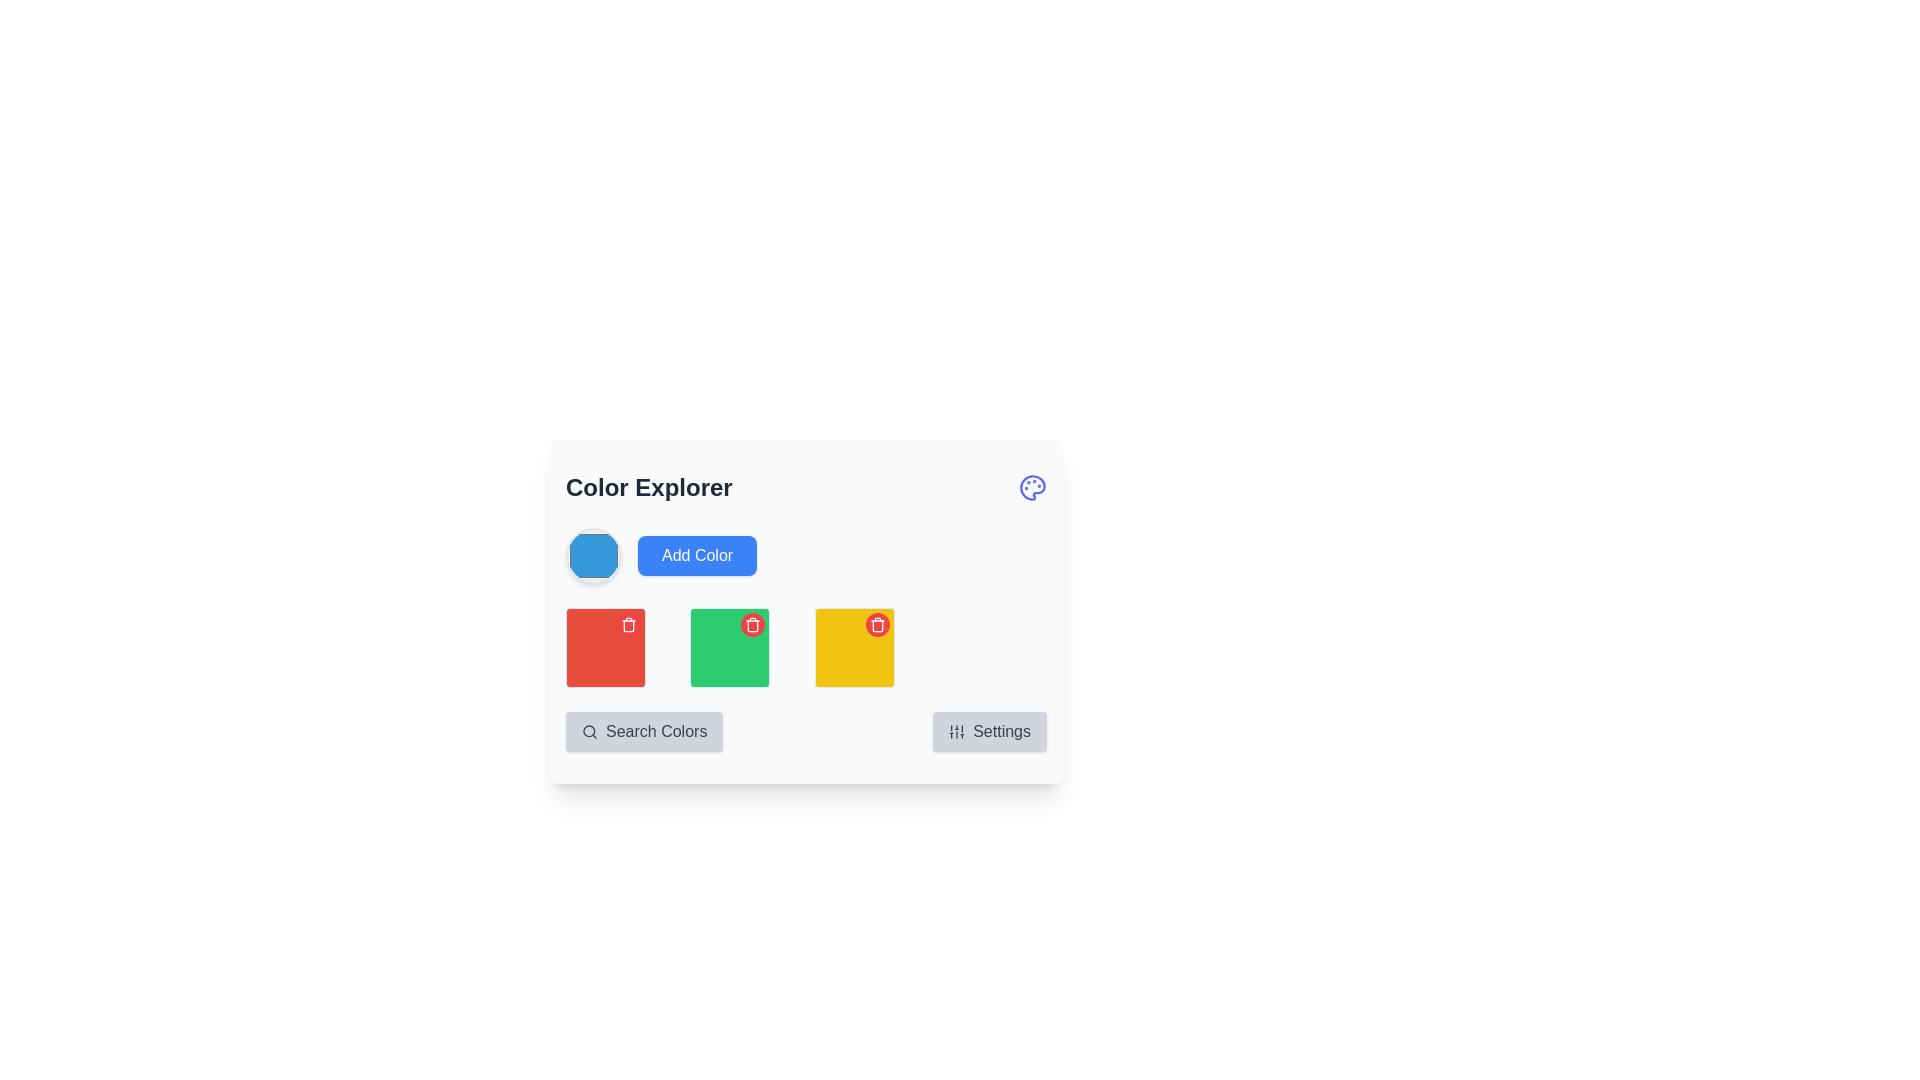 This screenshot has height=1080, width=1920. I want to click on the circular button with an icon located at the top-right corner of the square red block, so click(627, 623).